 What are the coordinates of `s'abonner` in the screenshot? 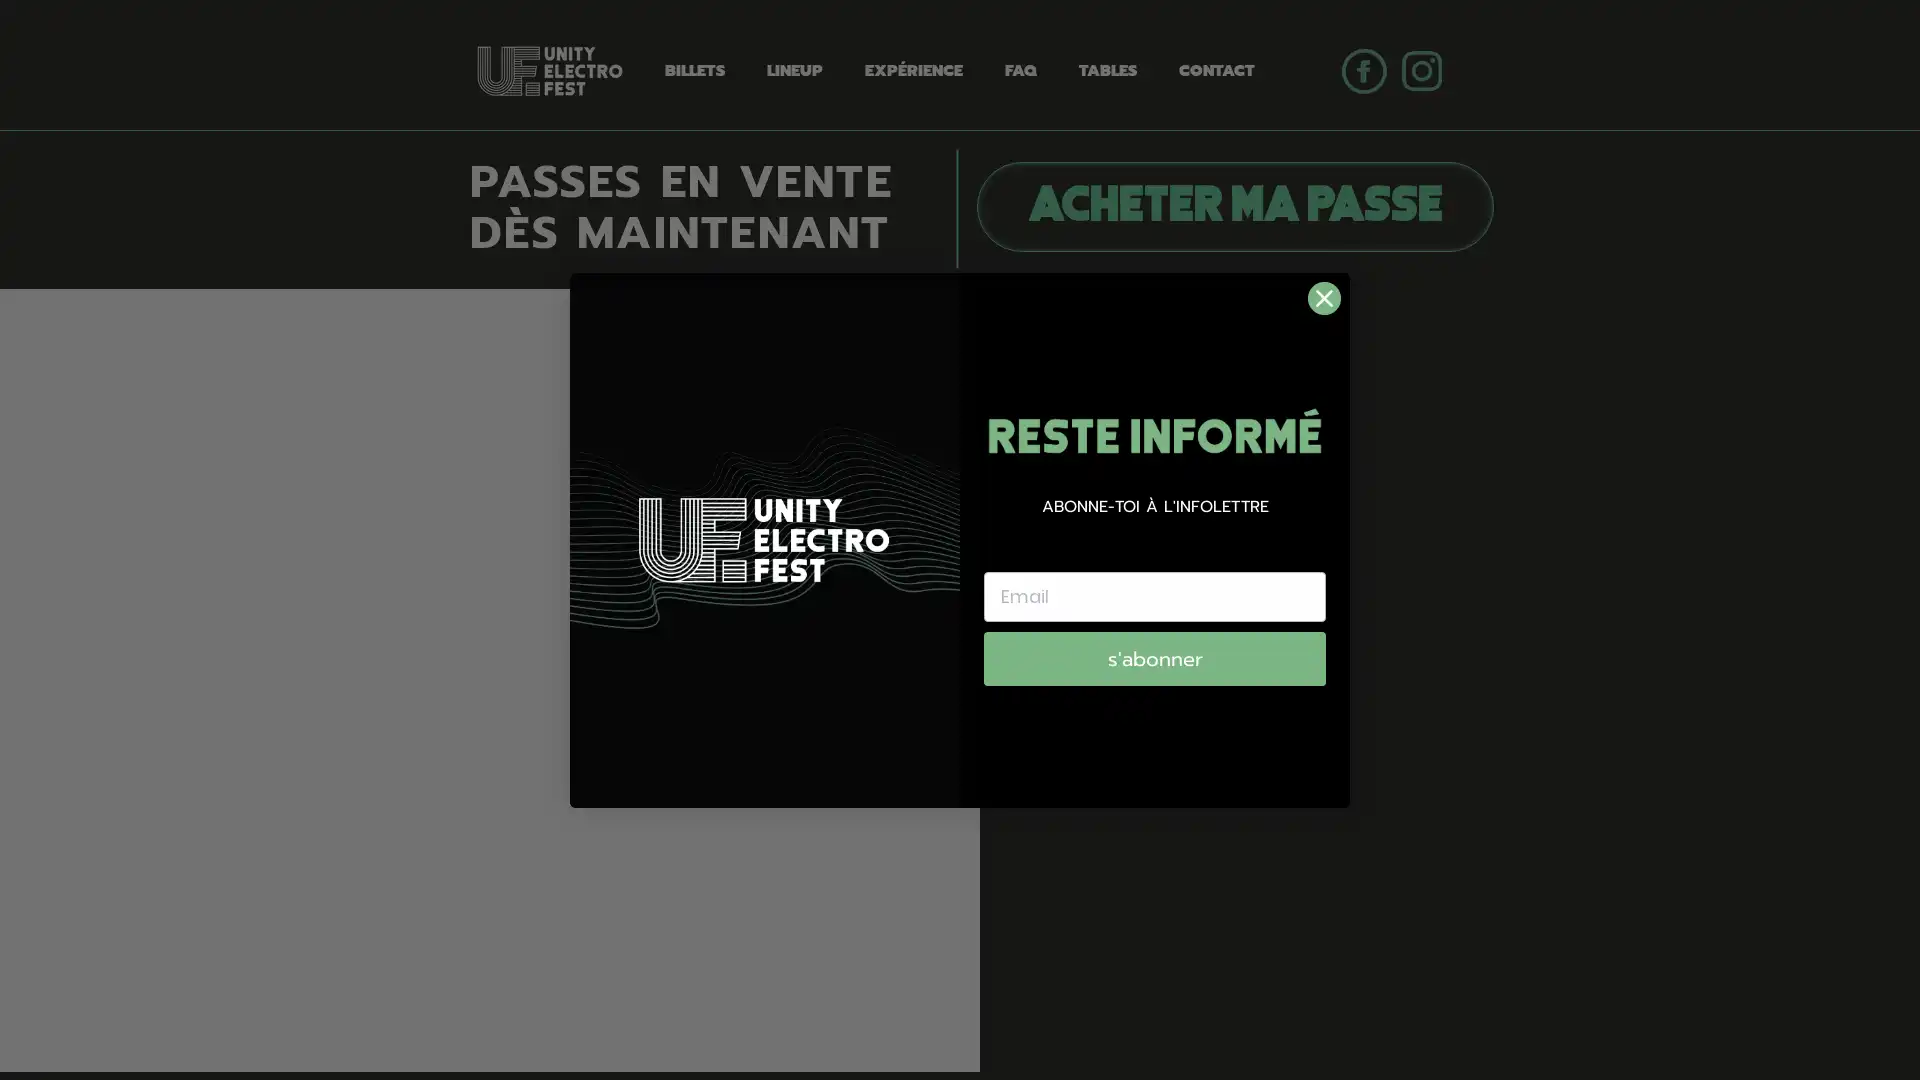 It's located at (1155, 658).